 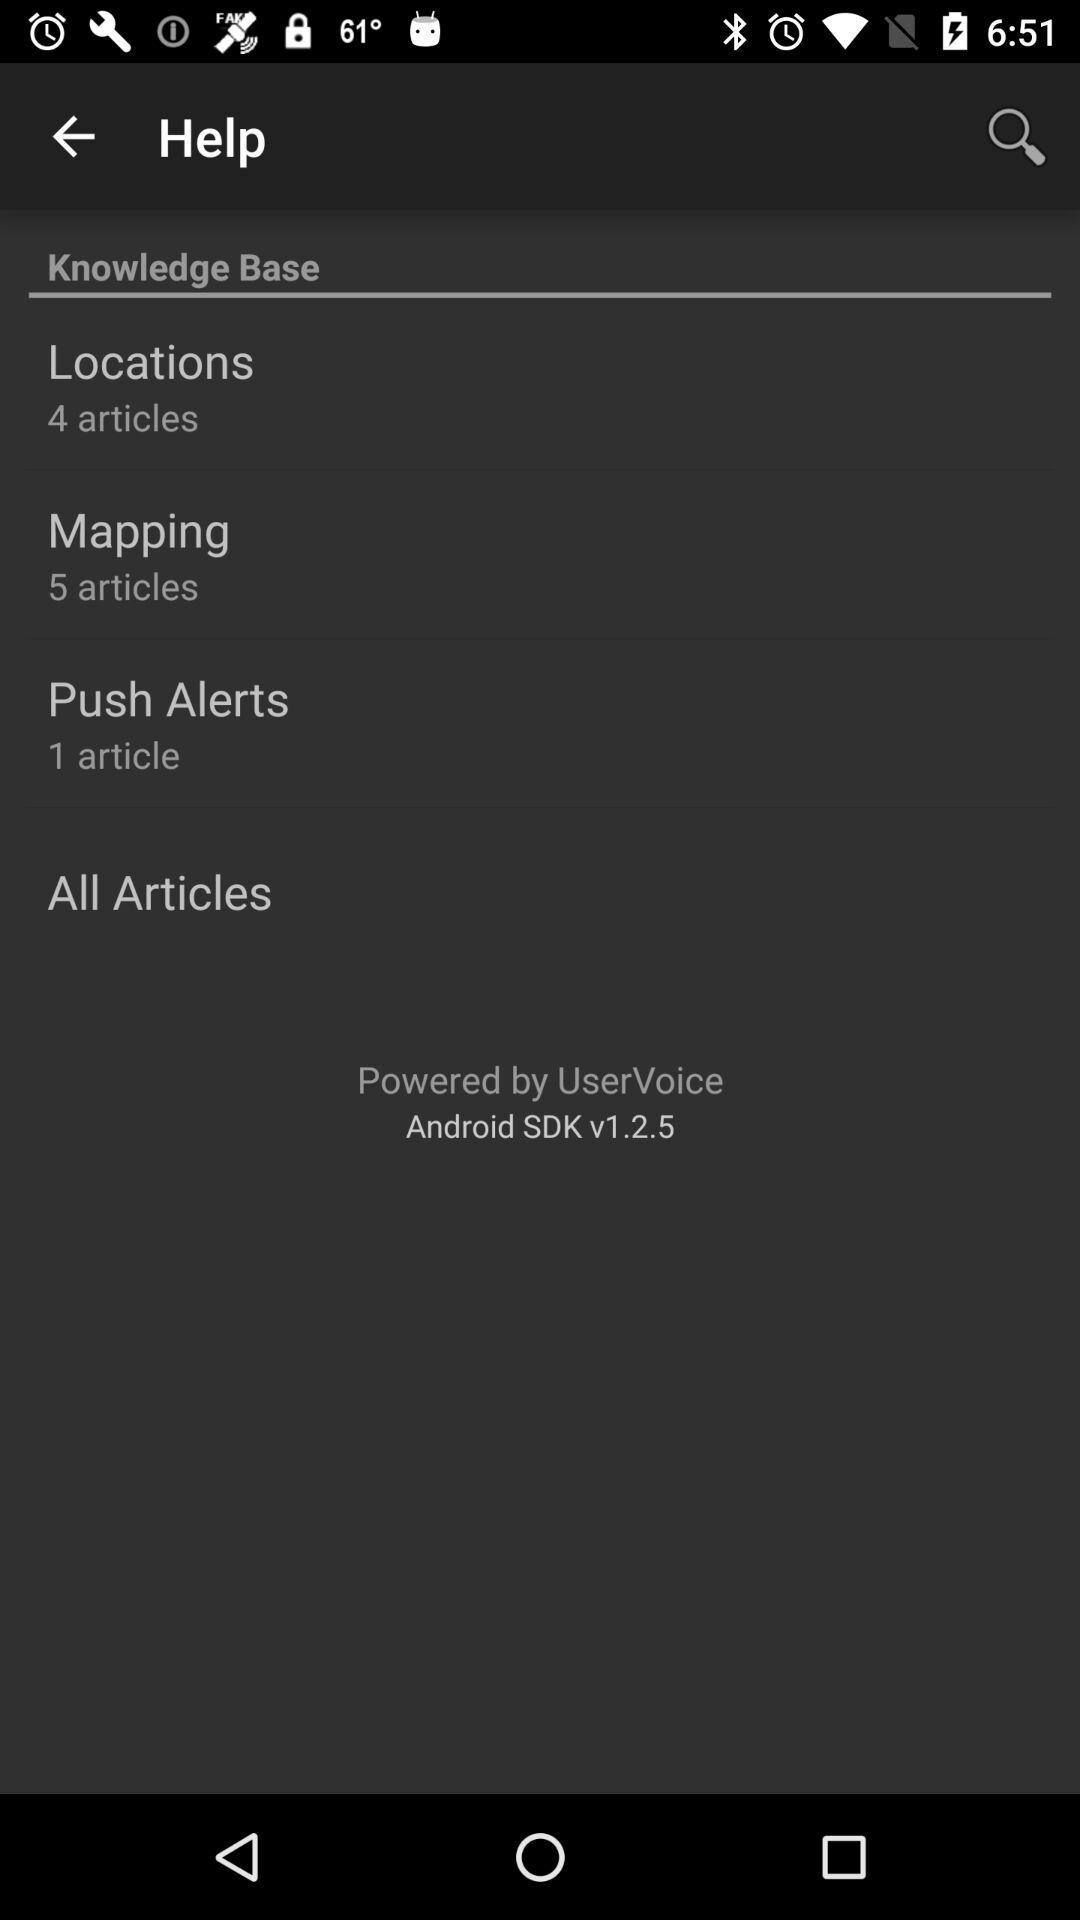 What do you see at coordinates (1017, 135) in the screenshot?
I see `app next to help icon` at bounding box center [1017, 135].